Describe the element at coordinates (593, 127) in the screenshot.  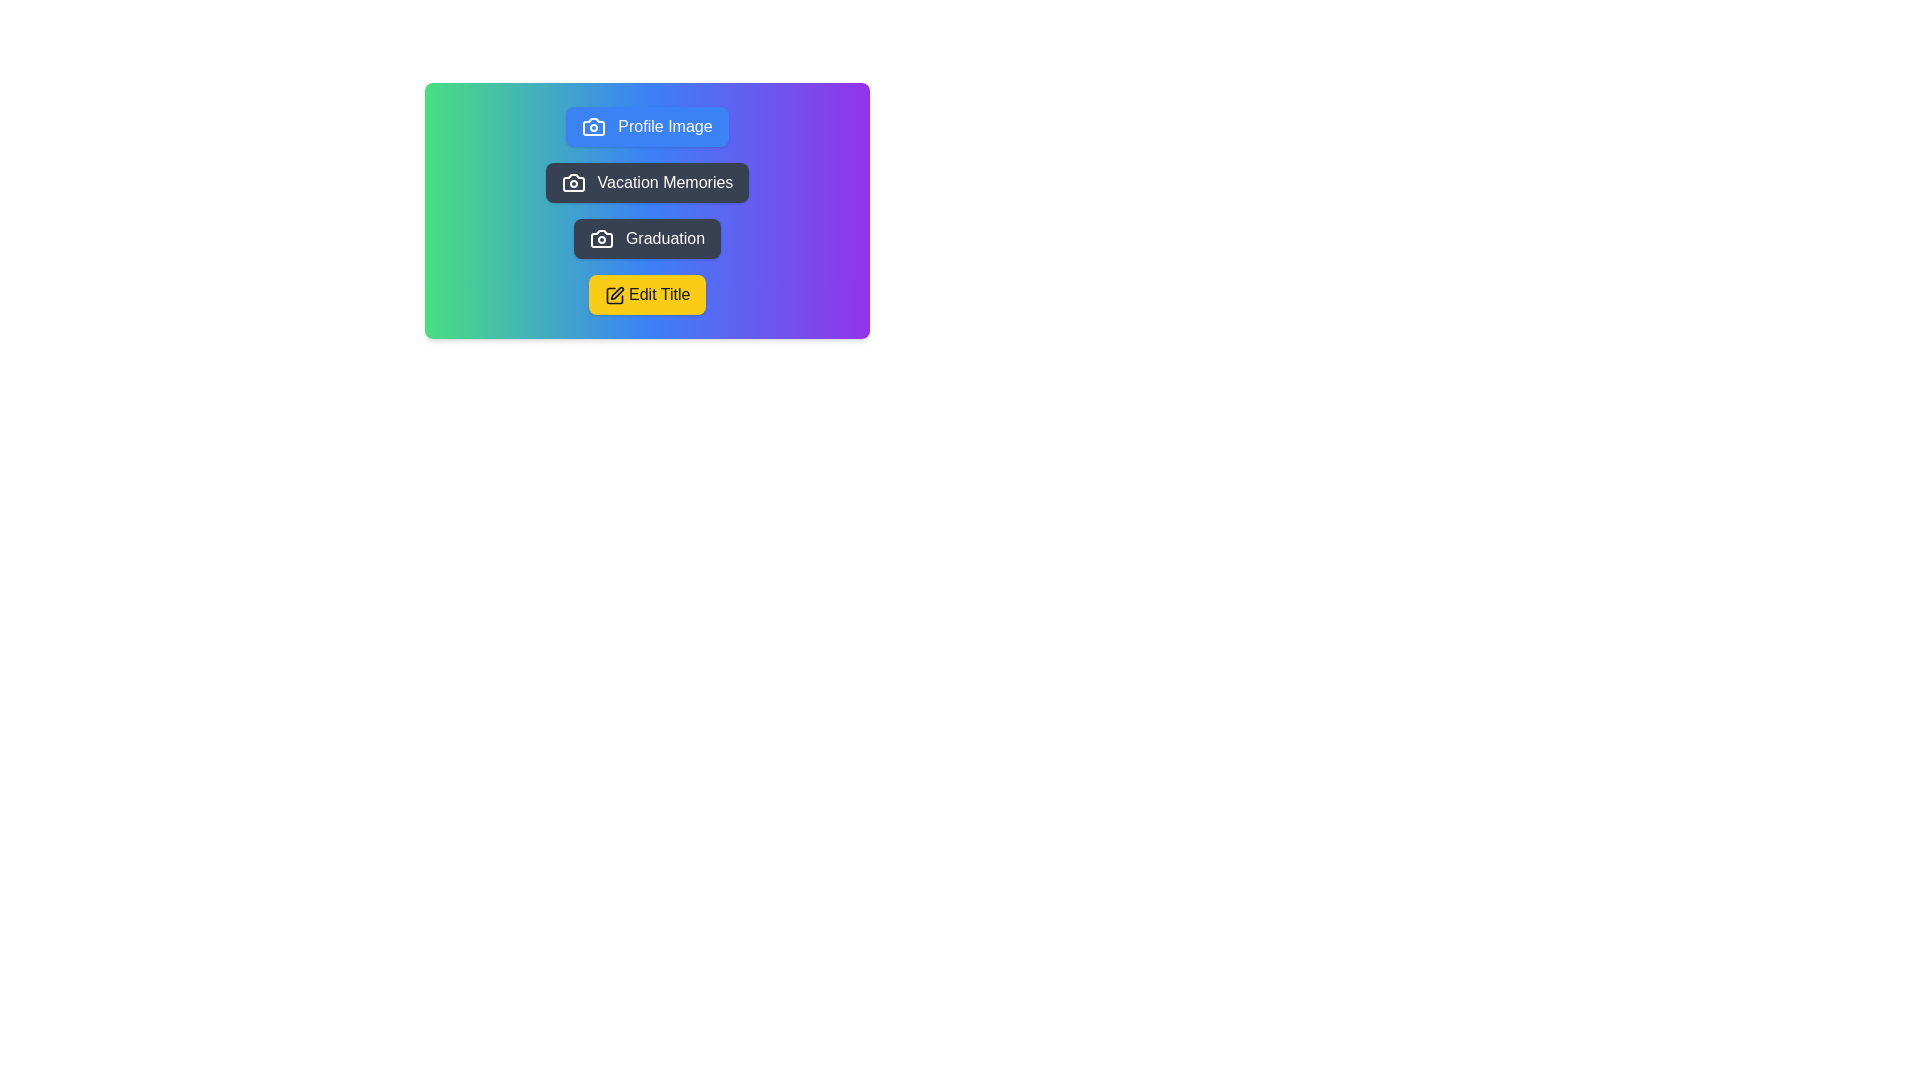
I see `the camera icon, which is a graphical representation of a camera device in a modern line art style, indicating photography functionalities` at that location.